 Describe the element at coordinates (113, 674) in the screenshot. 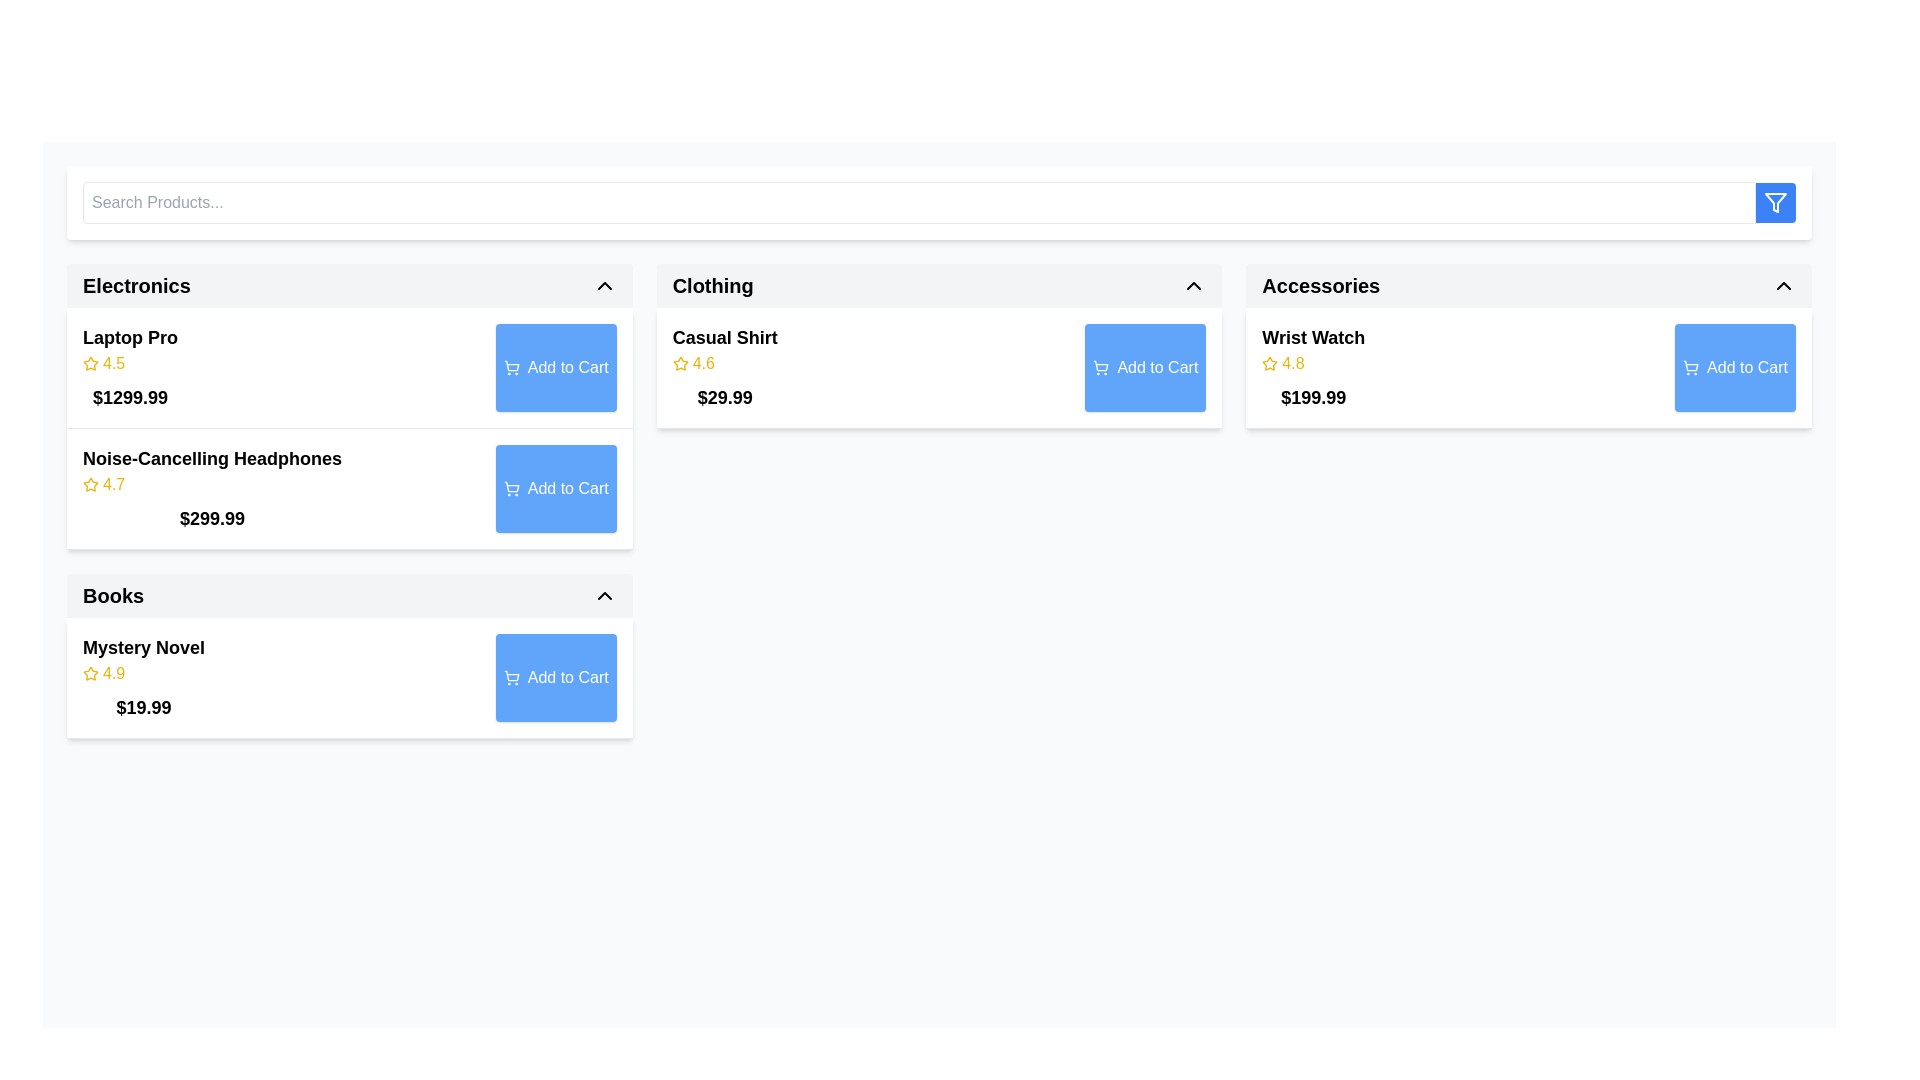

I see `text label displaying the average customer rating for the 'Mystery Novel' product, located in the 'Books' section, adjacent to a gold star icon and above the price` at that location.